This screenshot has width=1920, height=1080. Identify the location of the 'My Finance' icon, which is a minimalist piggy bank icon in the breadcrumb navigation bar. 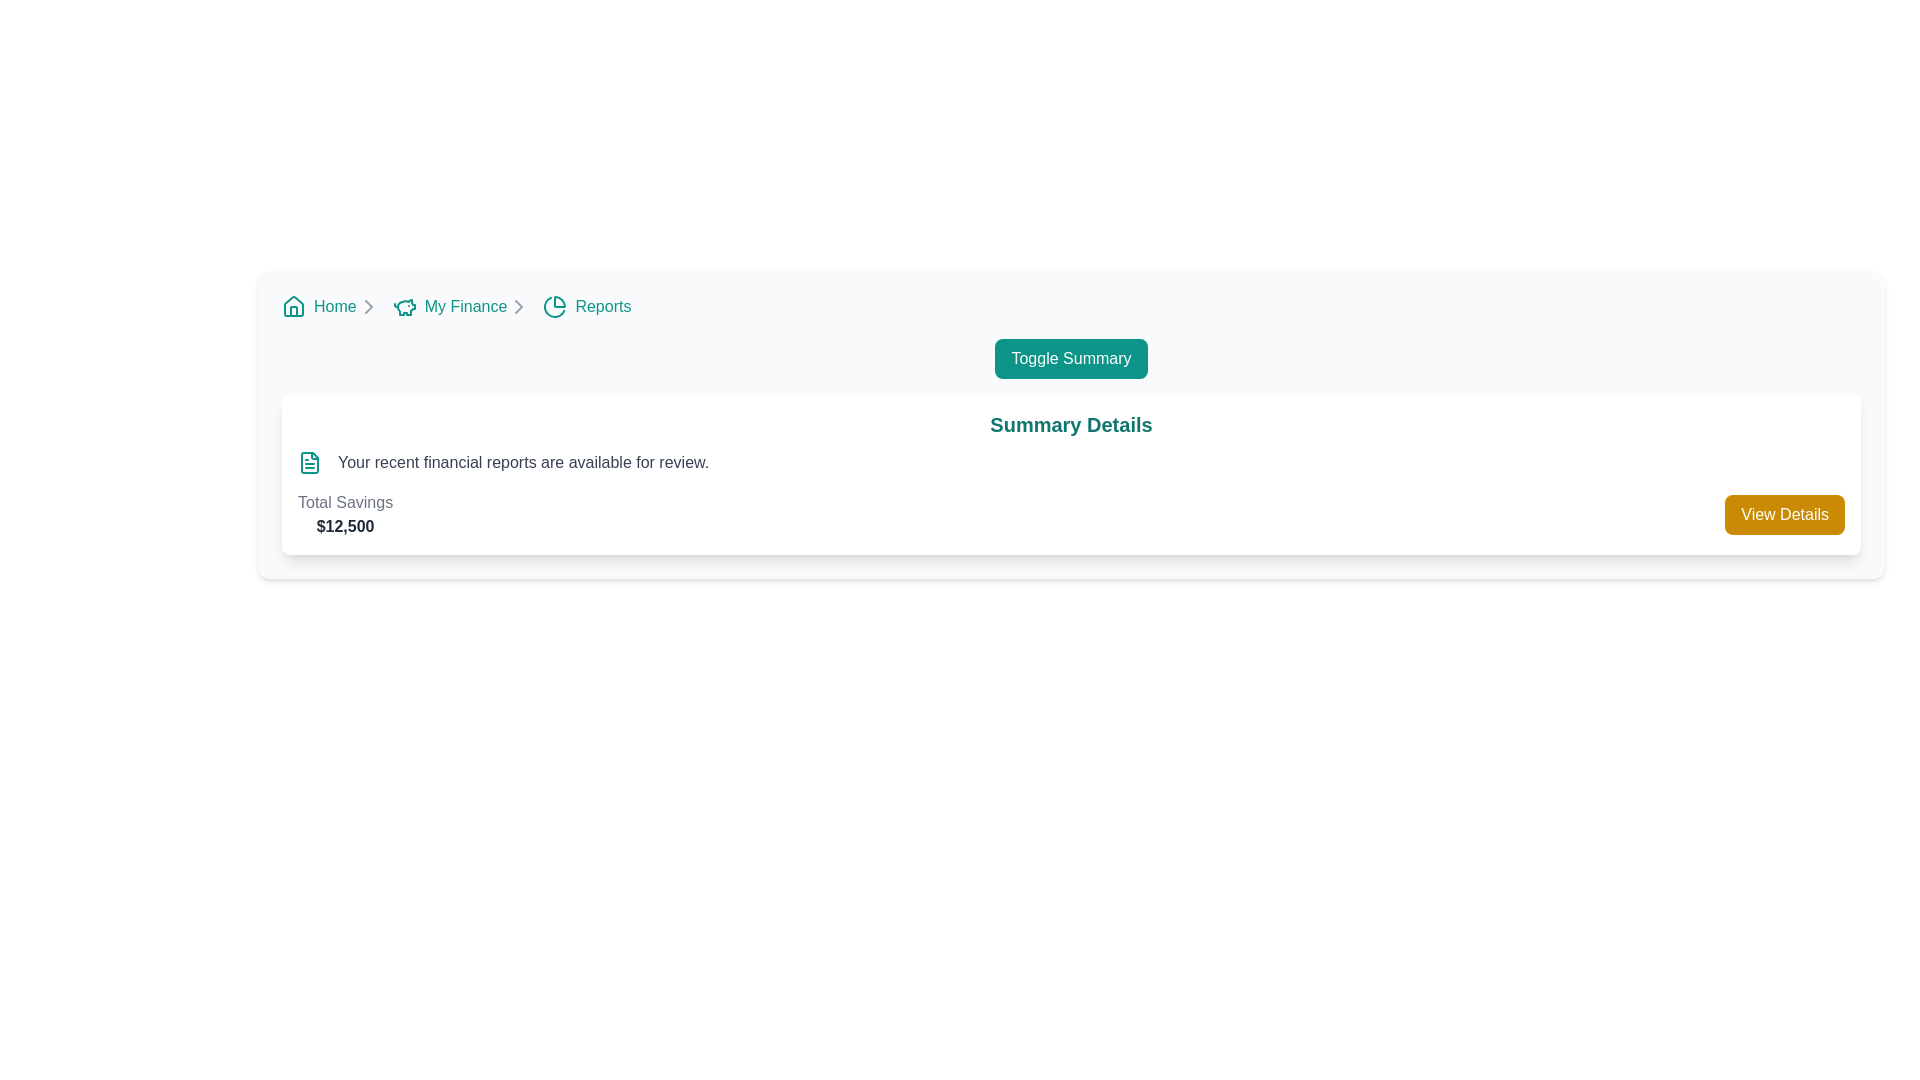
(405, 307).